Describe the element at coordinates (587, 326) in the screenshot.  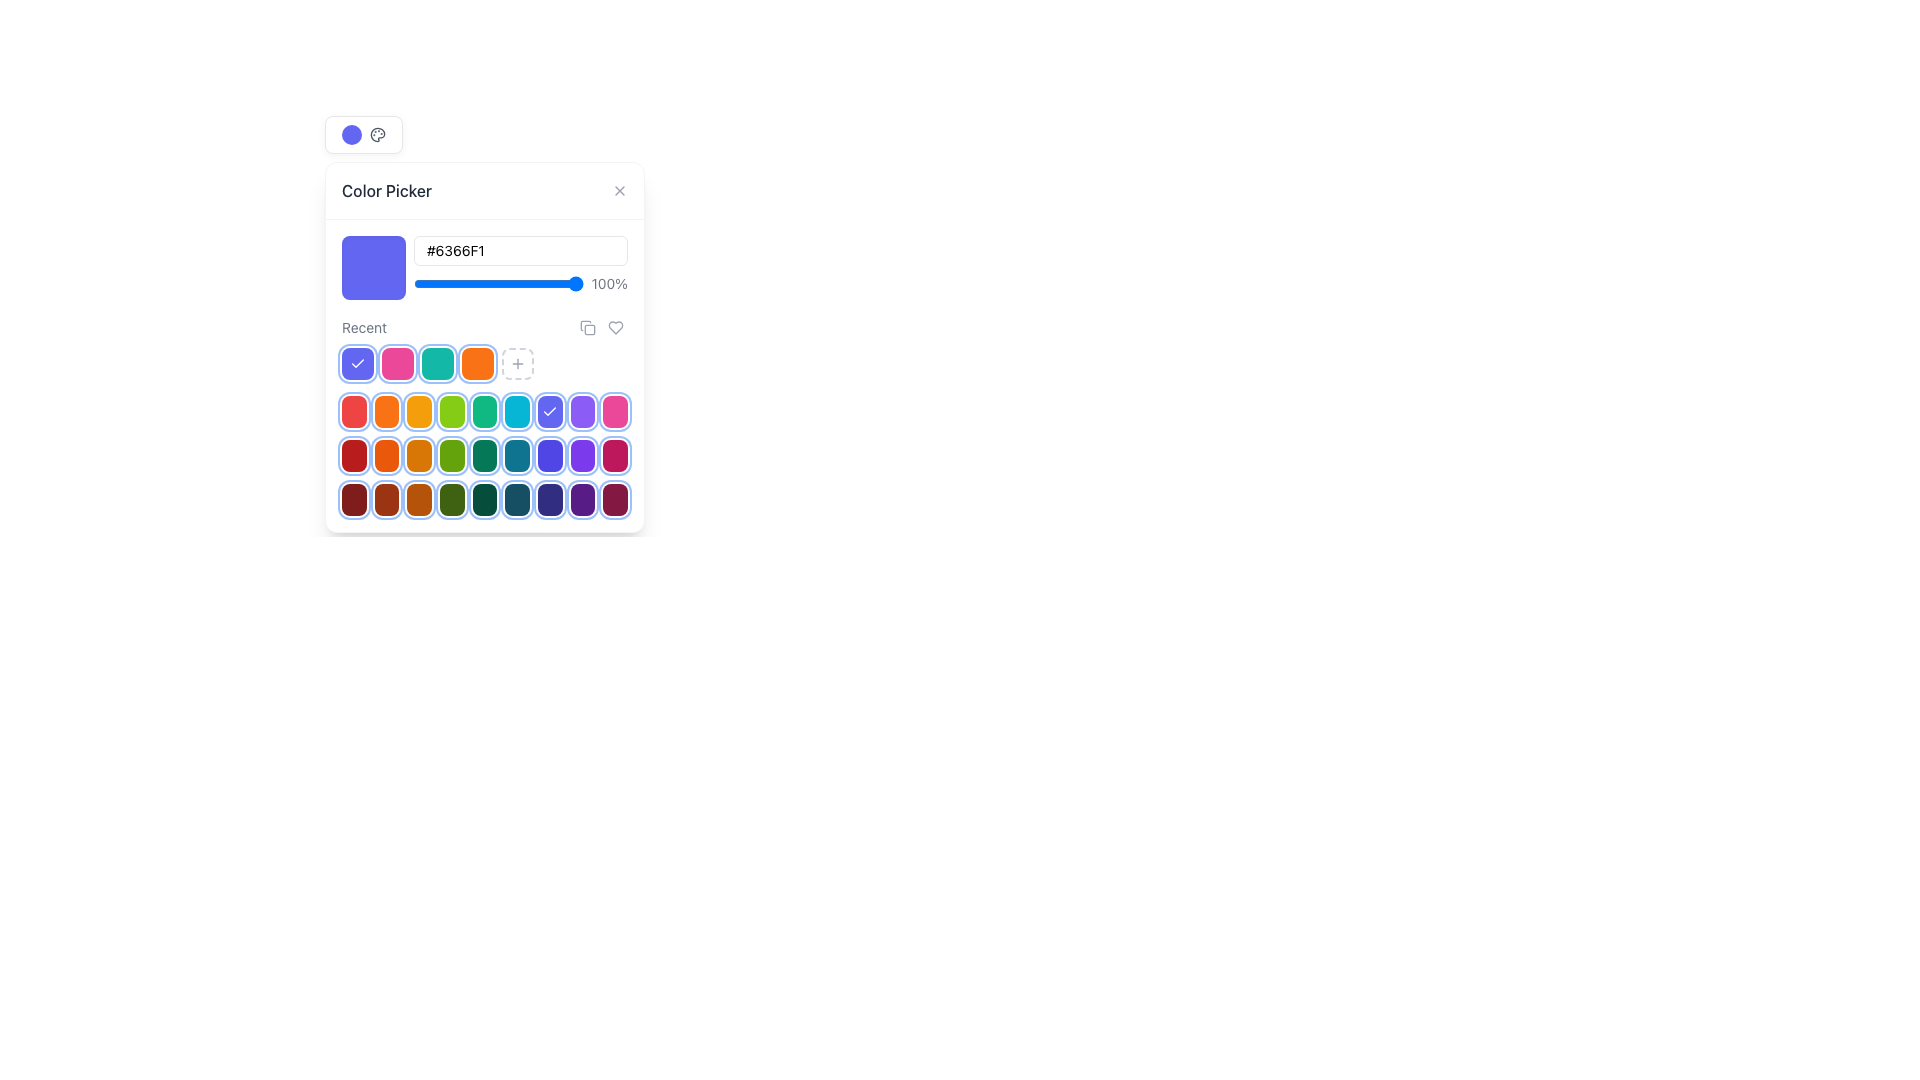
I see `the icon button resembling a copy symbol, which is located to the right of the color value input field in the color picker interface, to copy the associated color code` at that location.